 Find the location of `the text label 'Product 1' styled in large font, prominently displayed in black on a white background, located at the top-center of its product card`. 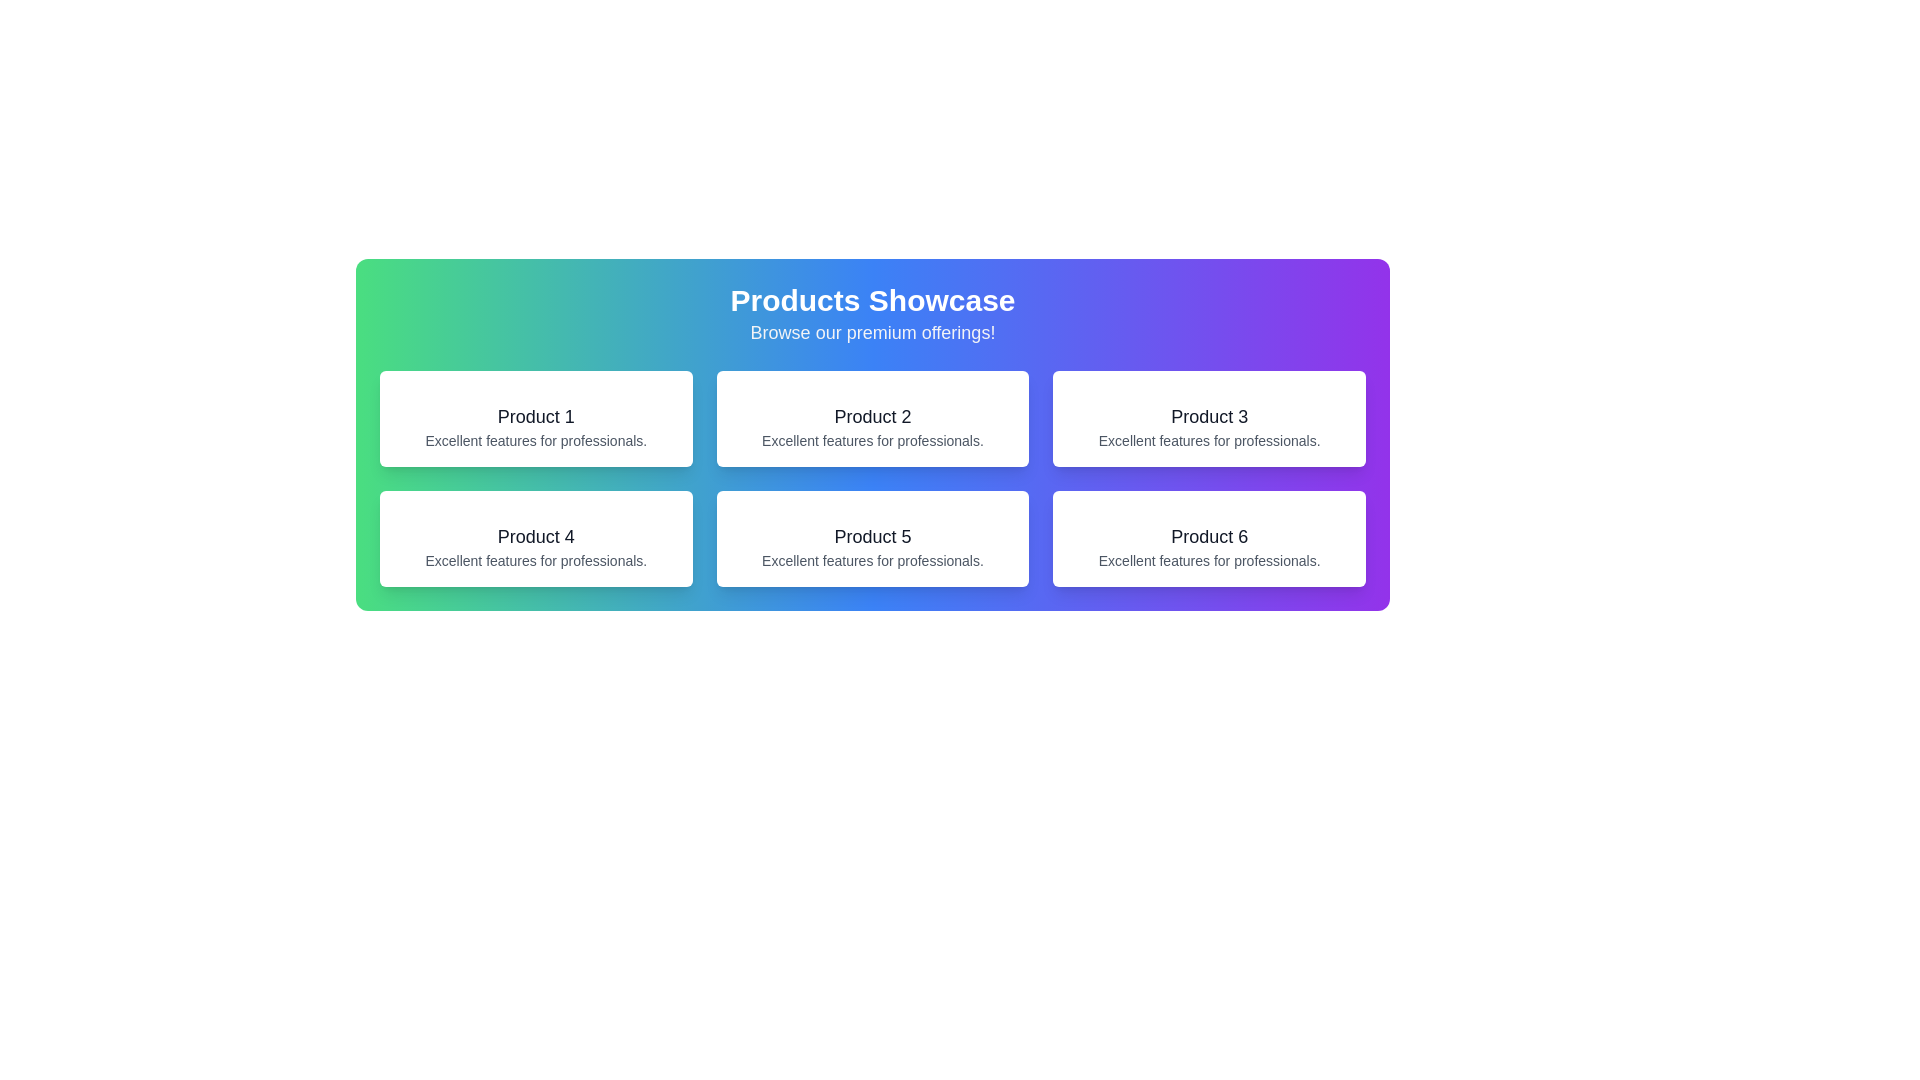

the text label 'Product 1' styled in large font, prominently displayed in black on a white background, located at the top-center of its product card is located at coordinates (536, 415).